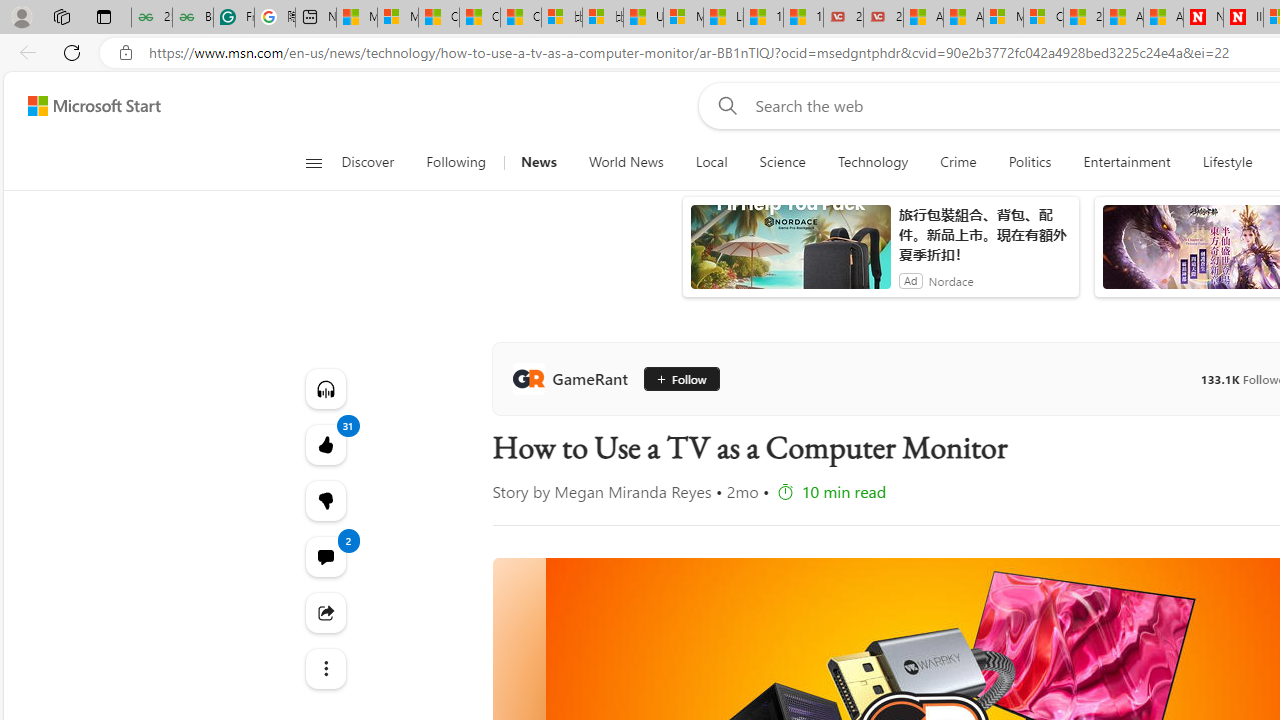 This screenshot has width=1280, height=720. Describe the element at coordinates (1242, 17) in the screenshot. I see `'Illness news & latest pictures from Newsweek.com'` at that location.